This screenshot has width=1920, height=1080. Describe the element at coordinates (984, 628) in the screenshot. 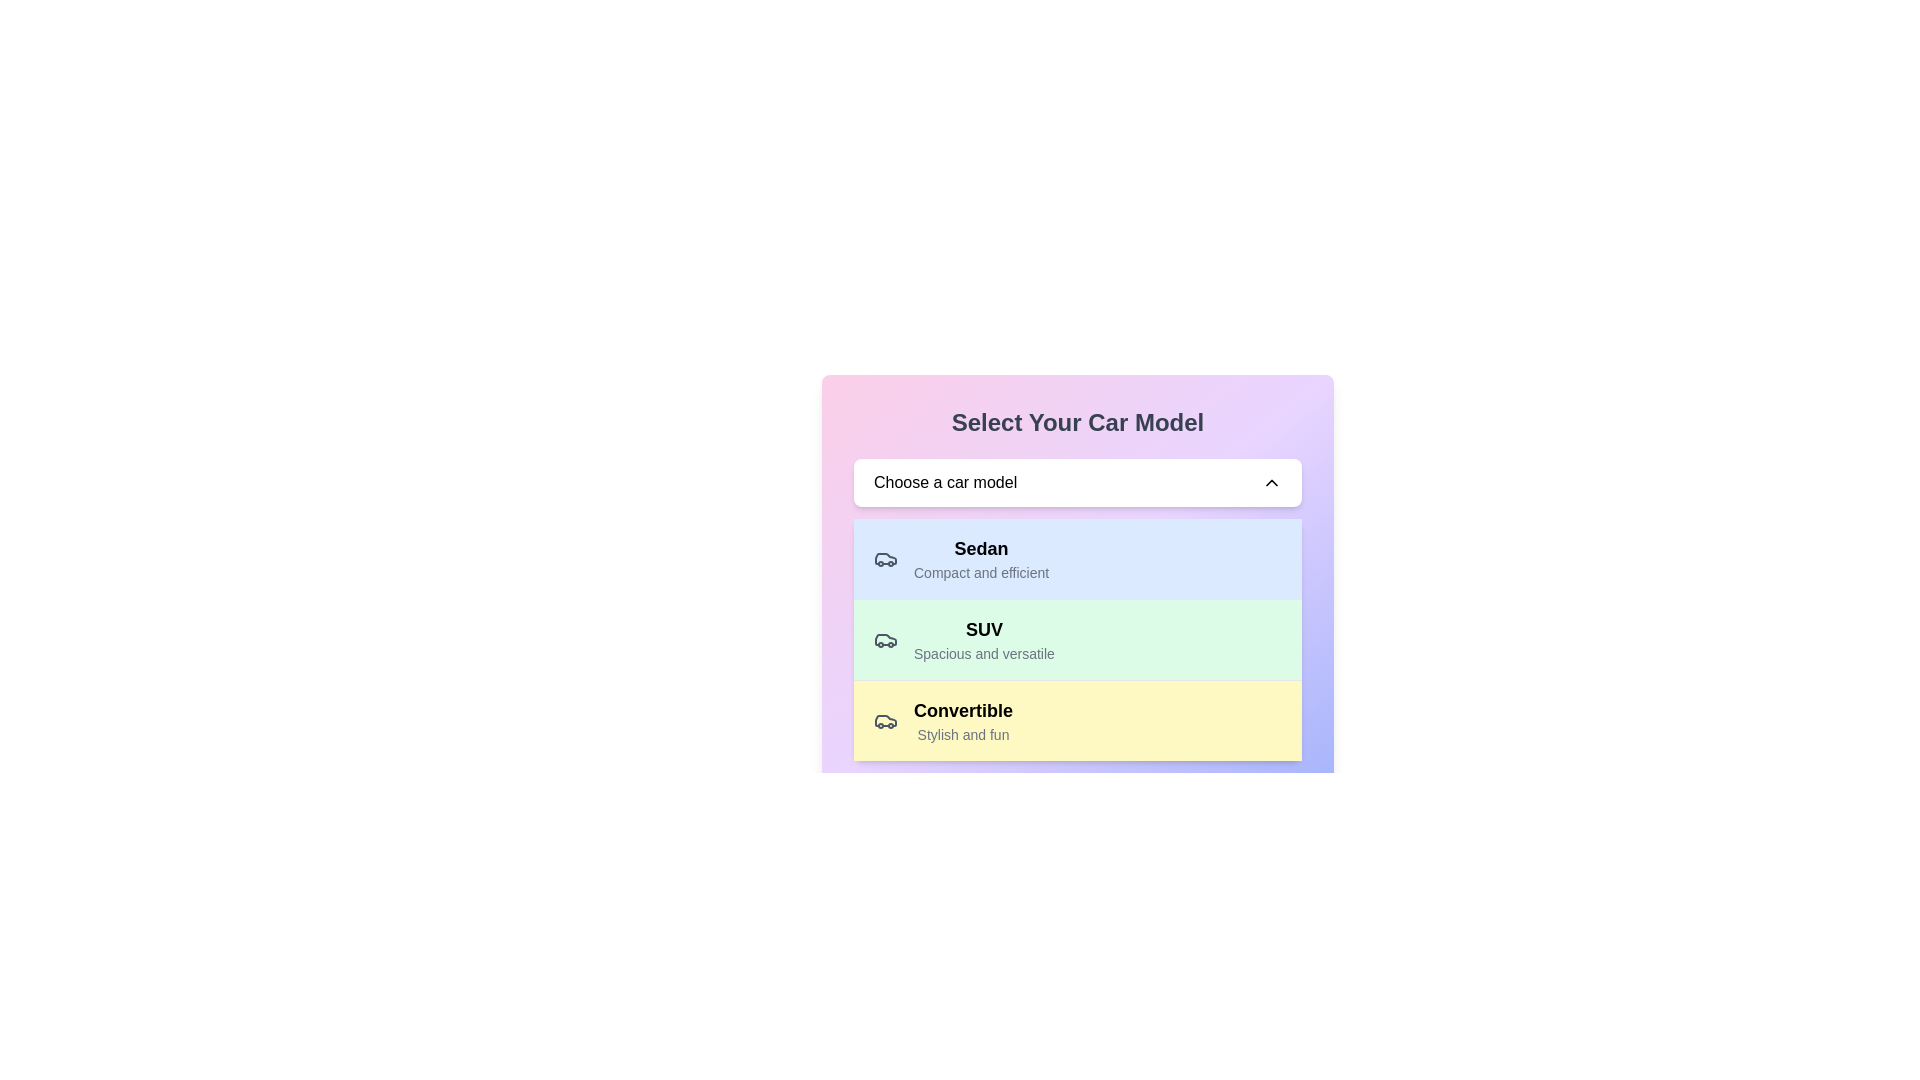

I see `the Text label for the SUV option in the car model selection dropdown by moving the cursor to its center` at that location.